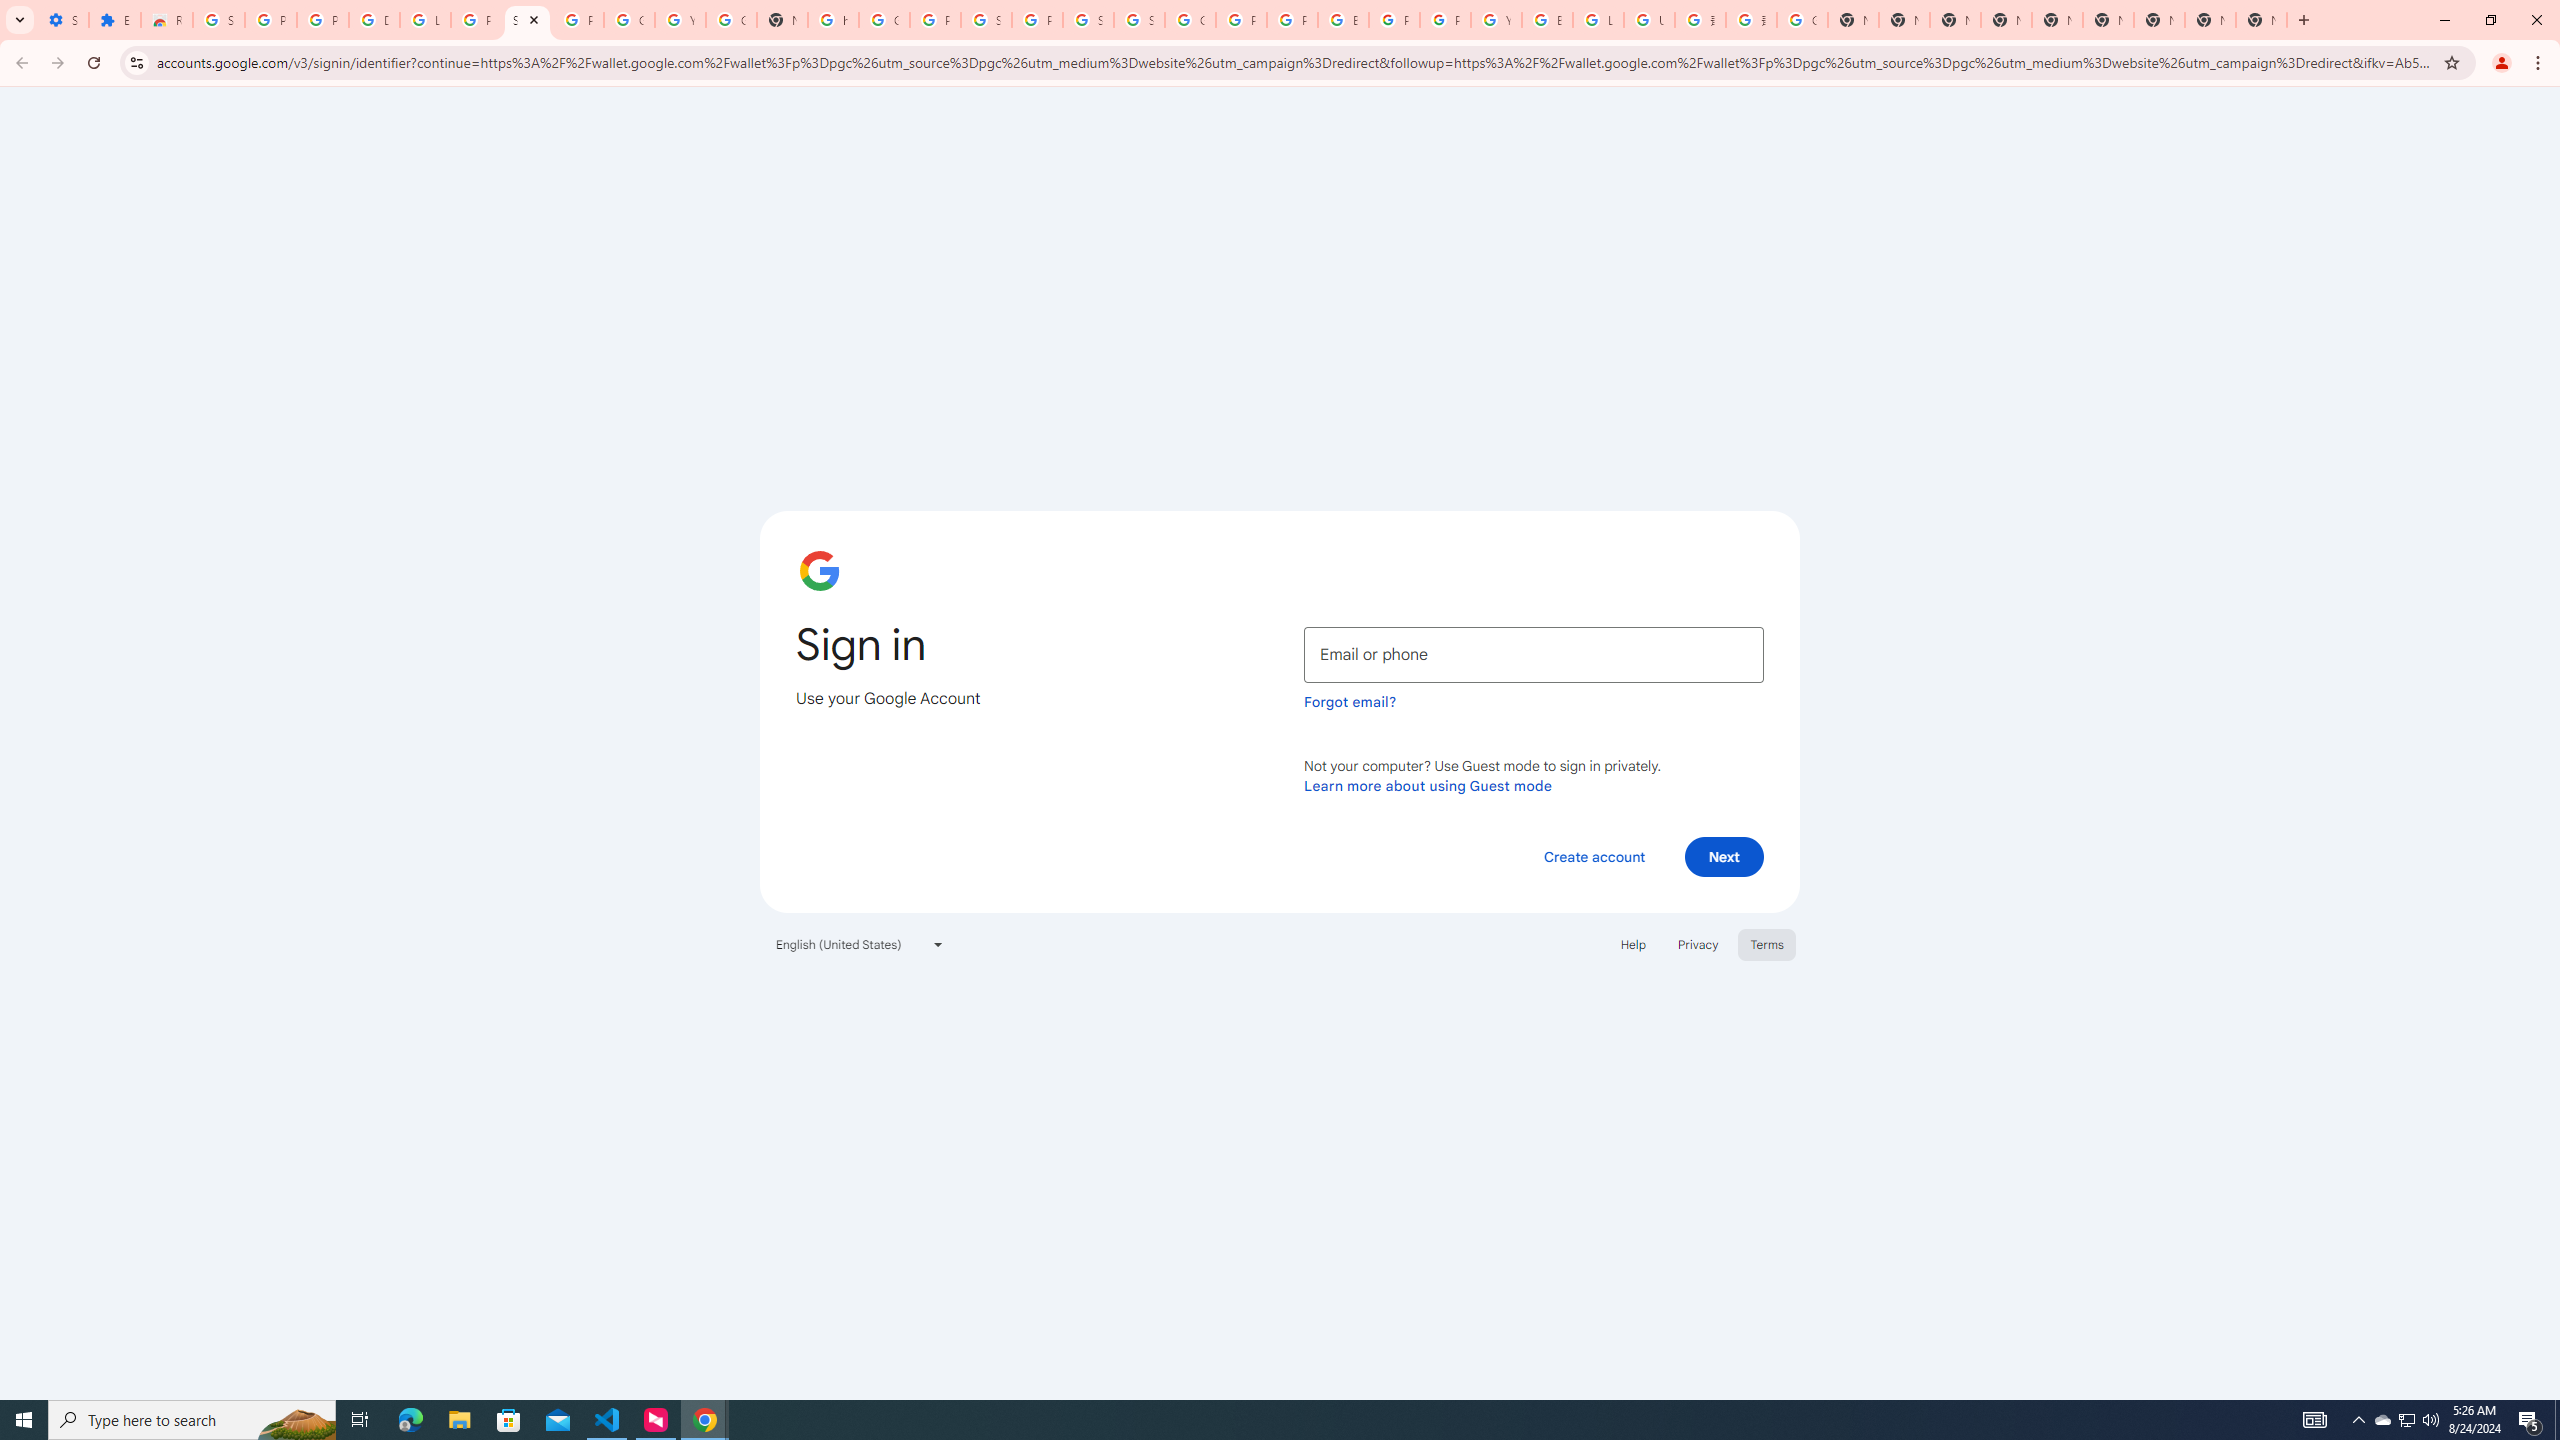 The image size is (2560, 1440). I want to click on 'Reviews: Helix Fruit Jump Arcade Game', so click(167, 19).